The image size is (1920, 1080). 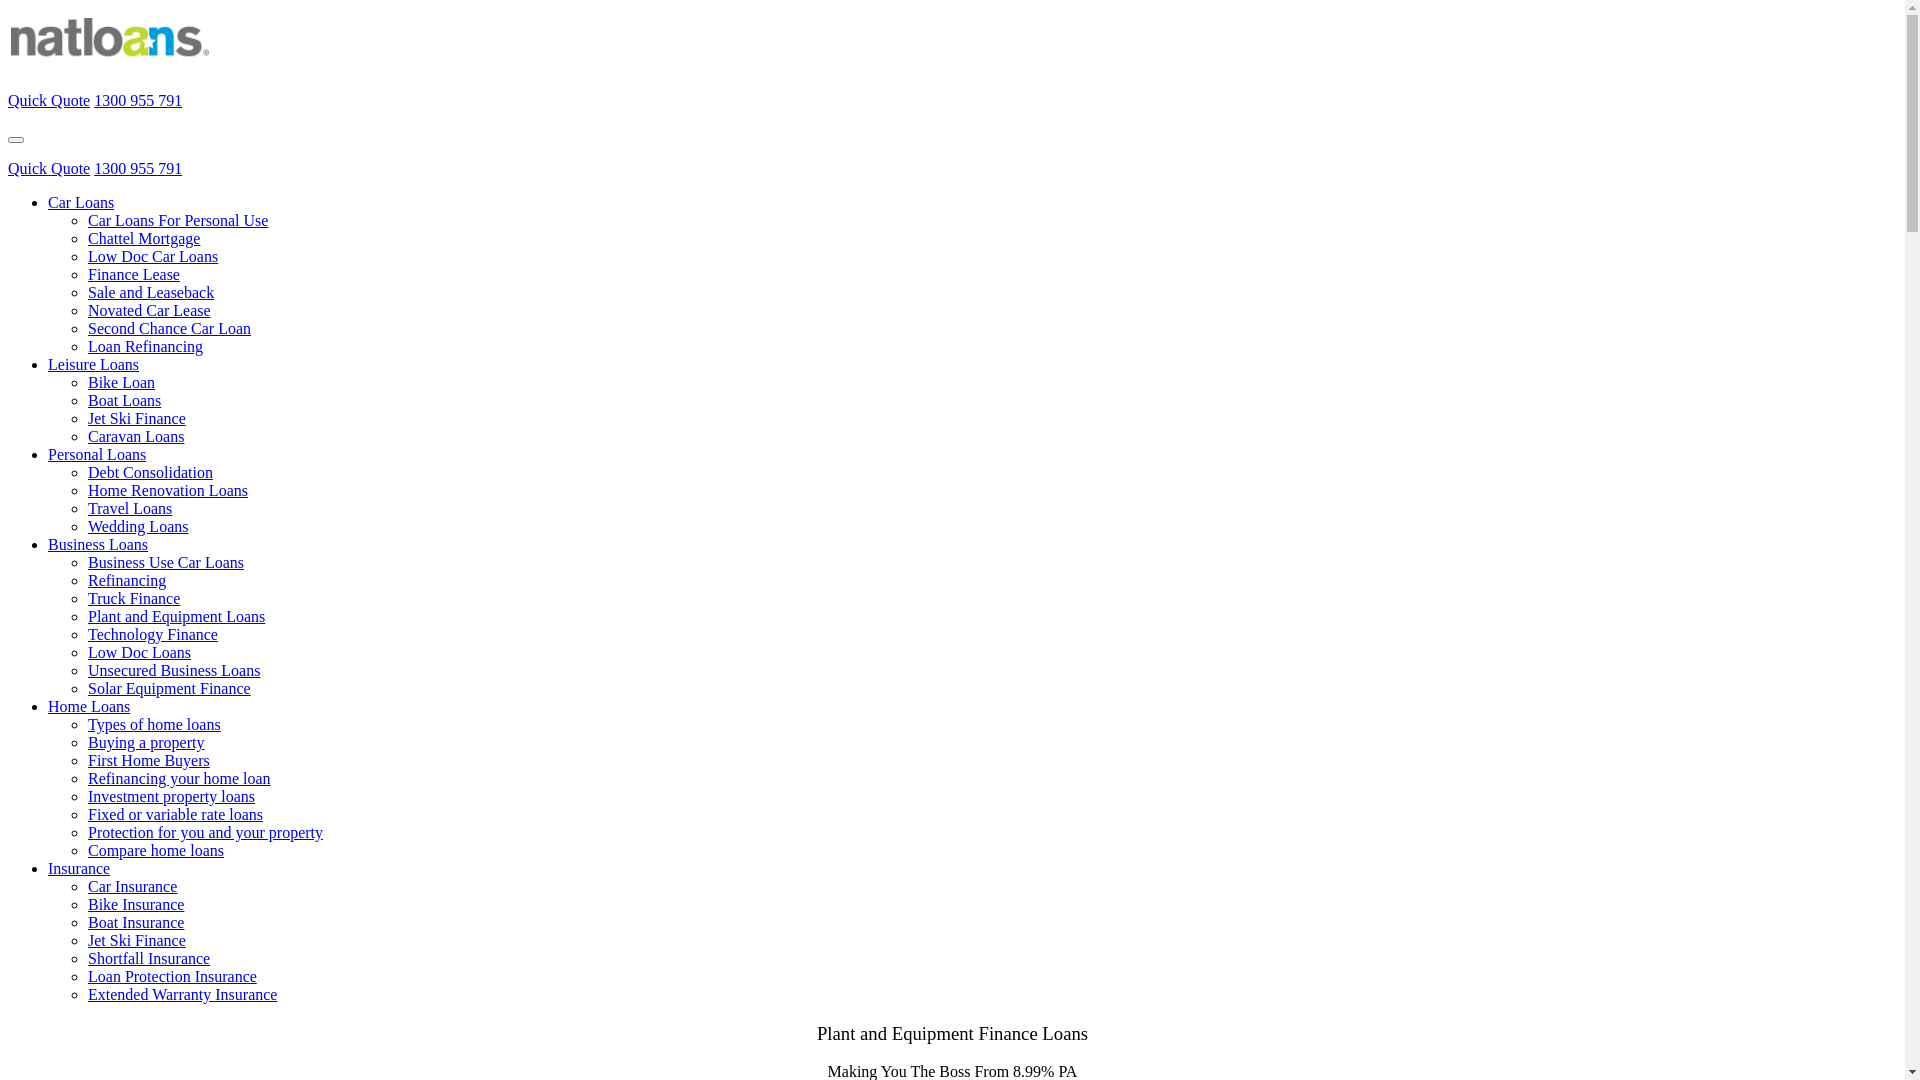 What do you see at coordinates (134, 922) in the screenshot?
I see `'Boat Insurance'` at bounding box center [134, 922].